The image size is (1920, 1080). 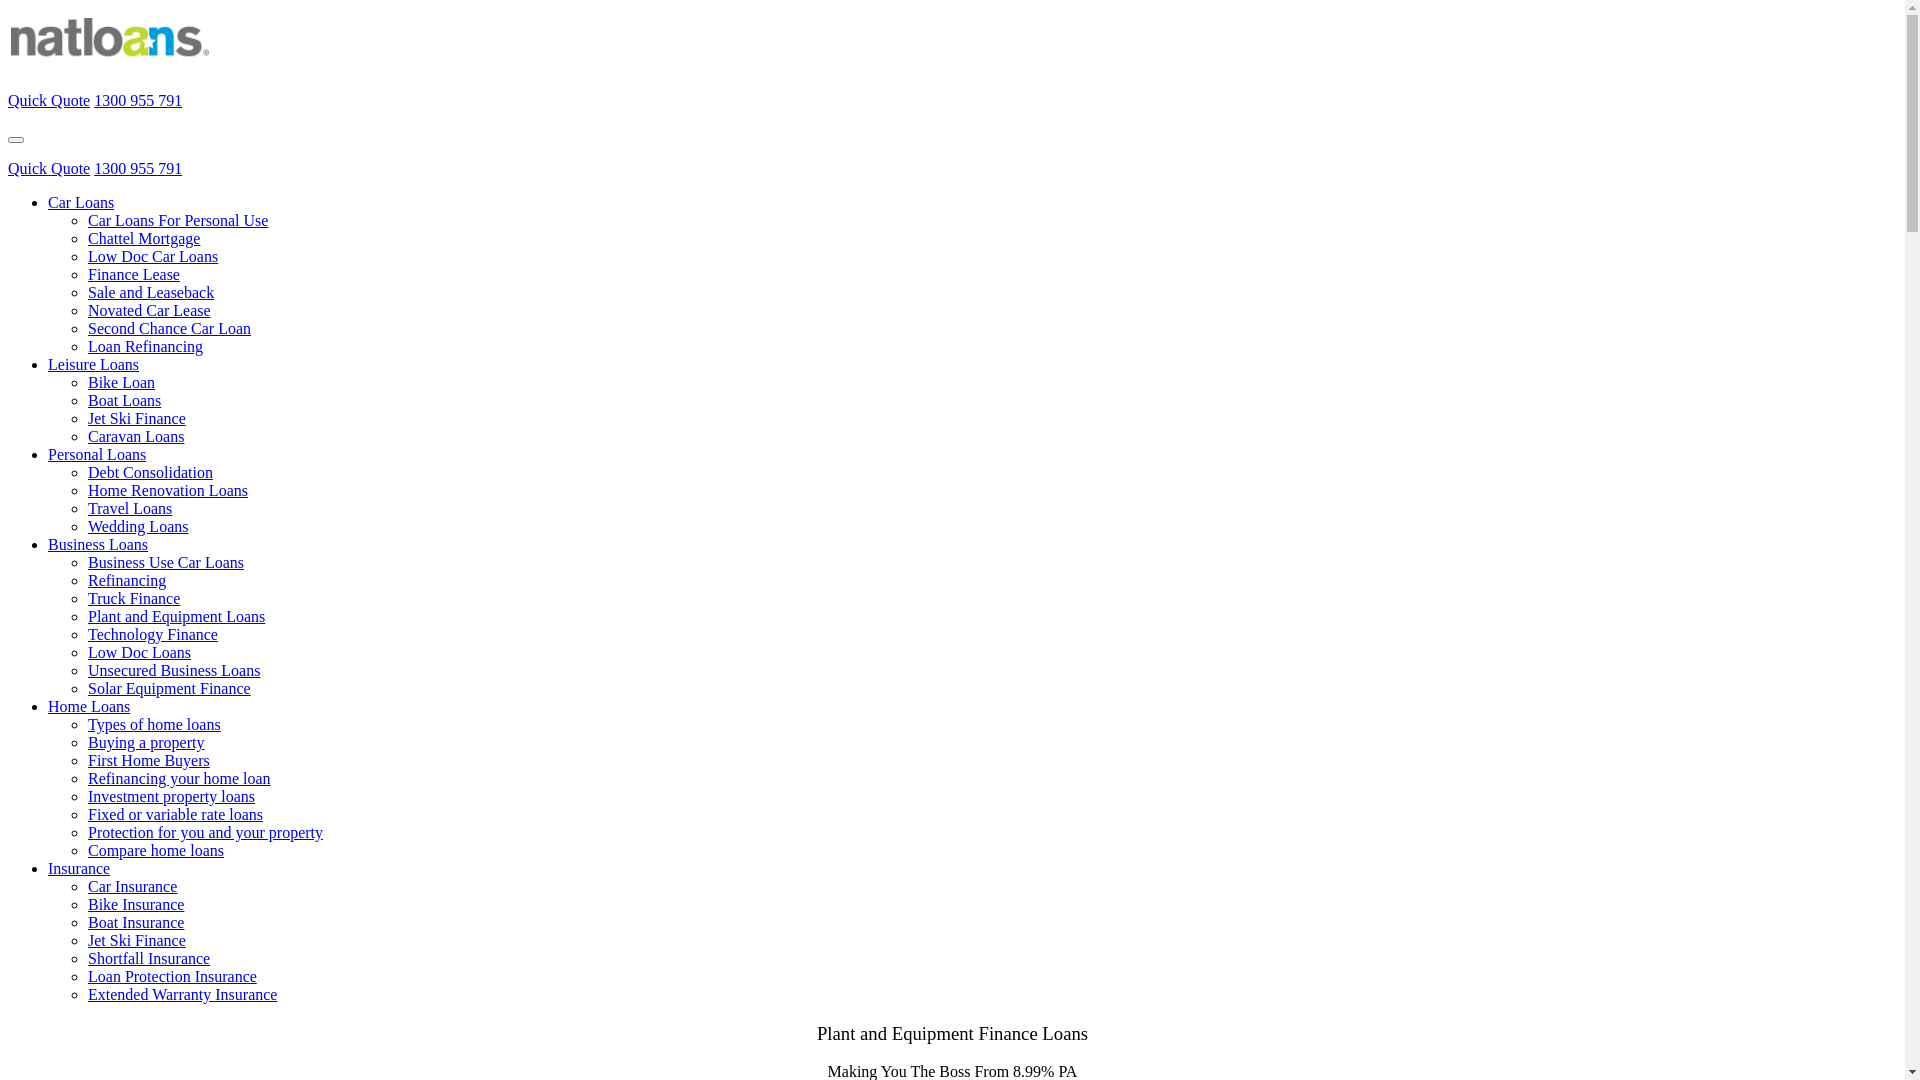 What do you see at coordinates (134, 922) in the screenshot?
I see `'Boat Insurance'` at bounding box center [134, 922].